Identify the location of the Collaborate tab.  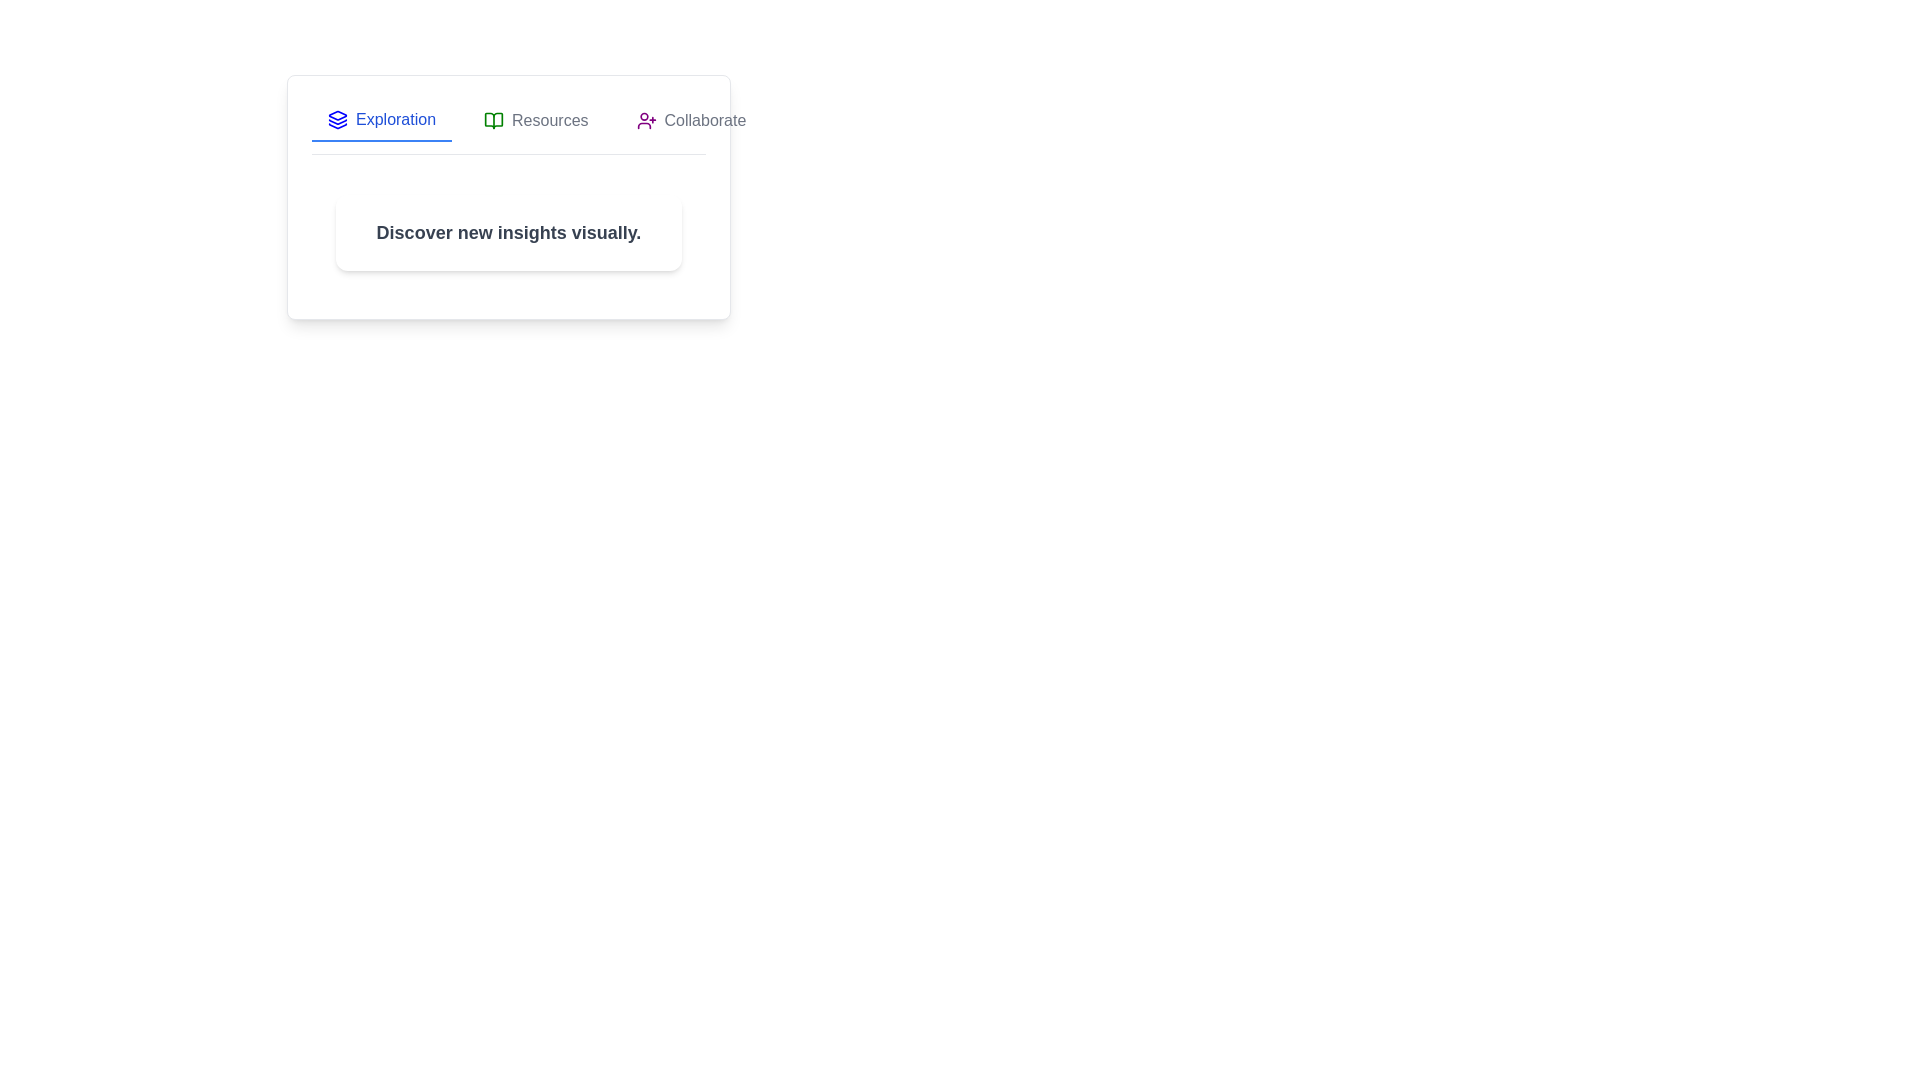
(691, 120).